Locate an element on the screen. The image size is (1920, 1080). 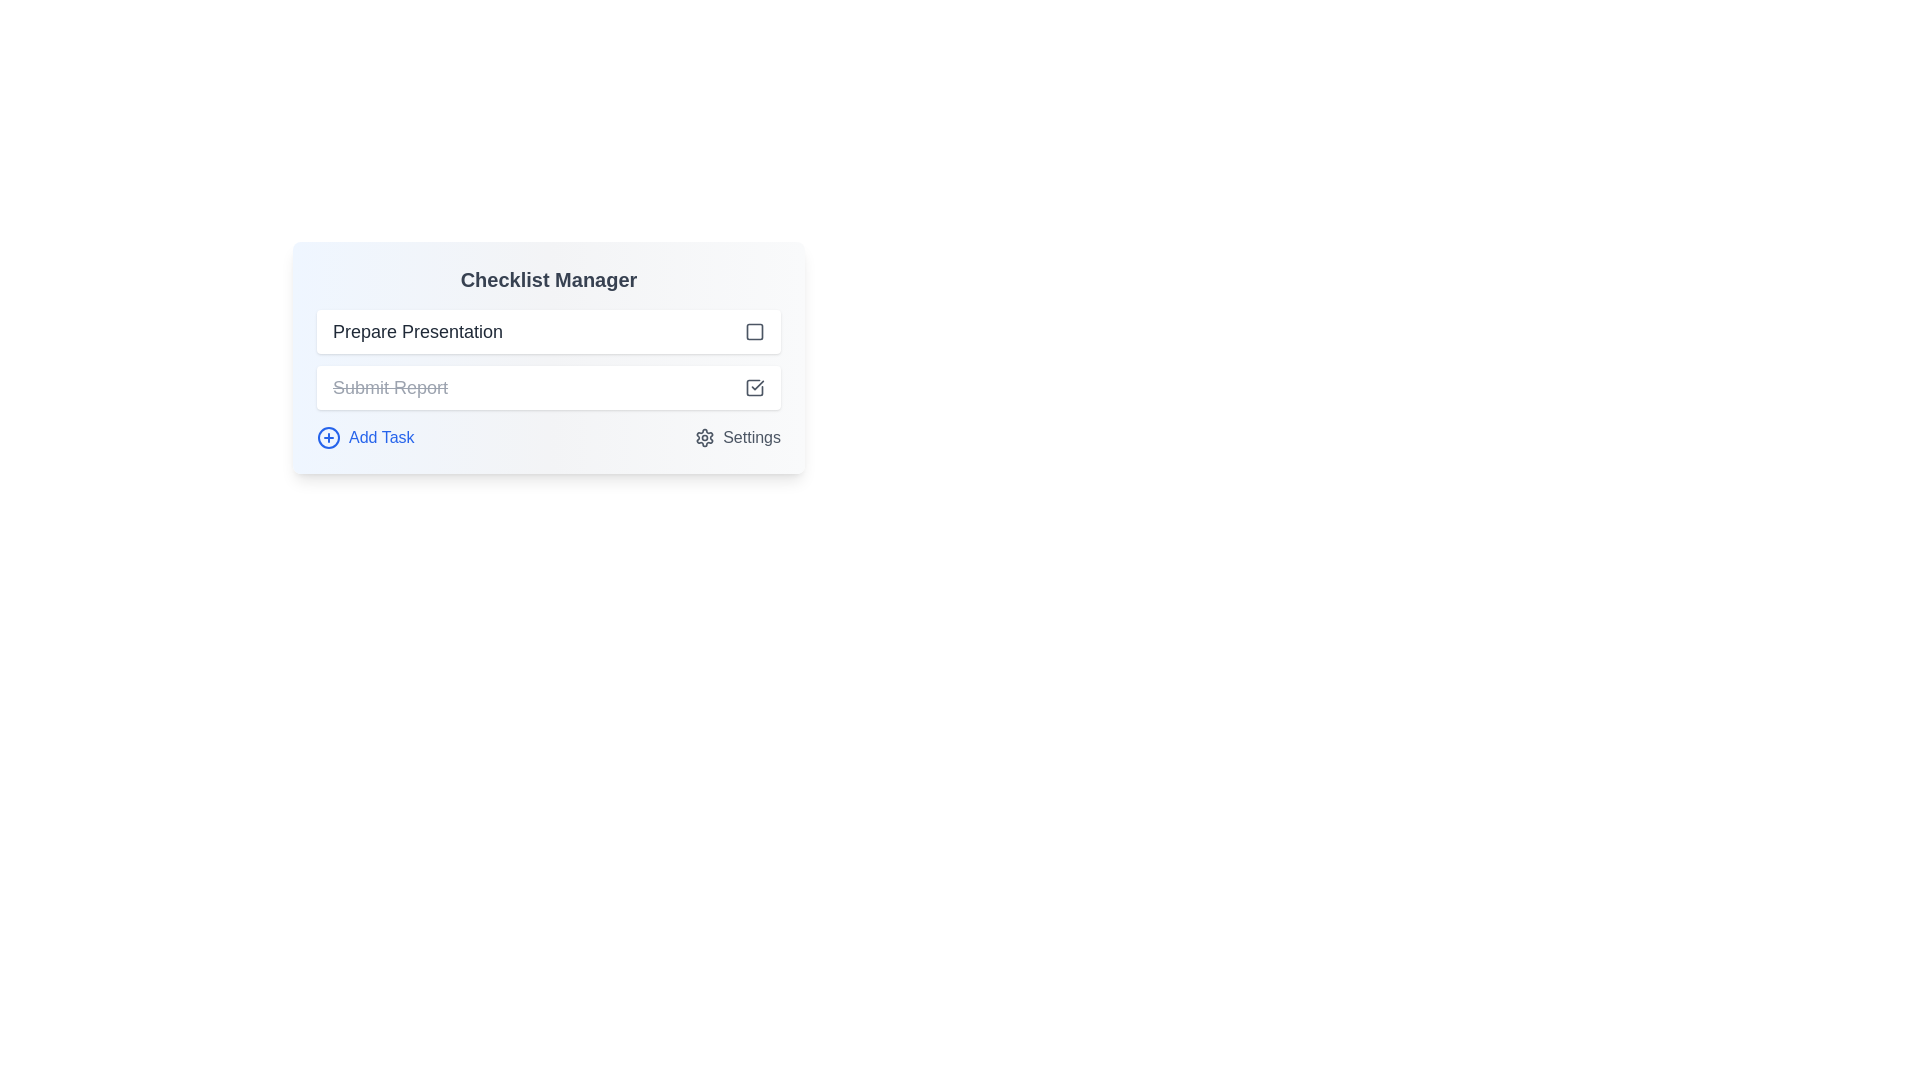
the 'Settings' text label, which is styled in gray and positioned near a gear icon on the lower-right side of the card interface is located at coordinates (751, 437).